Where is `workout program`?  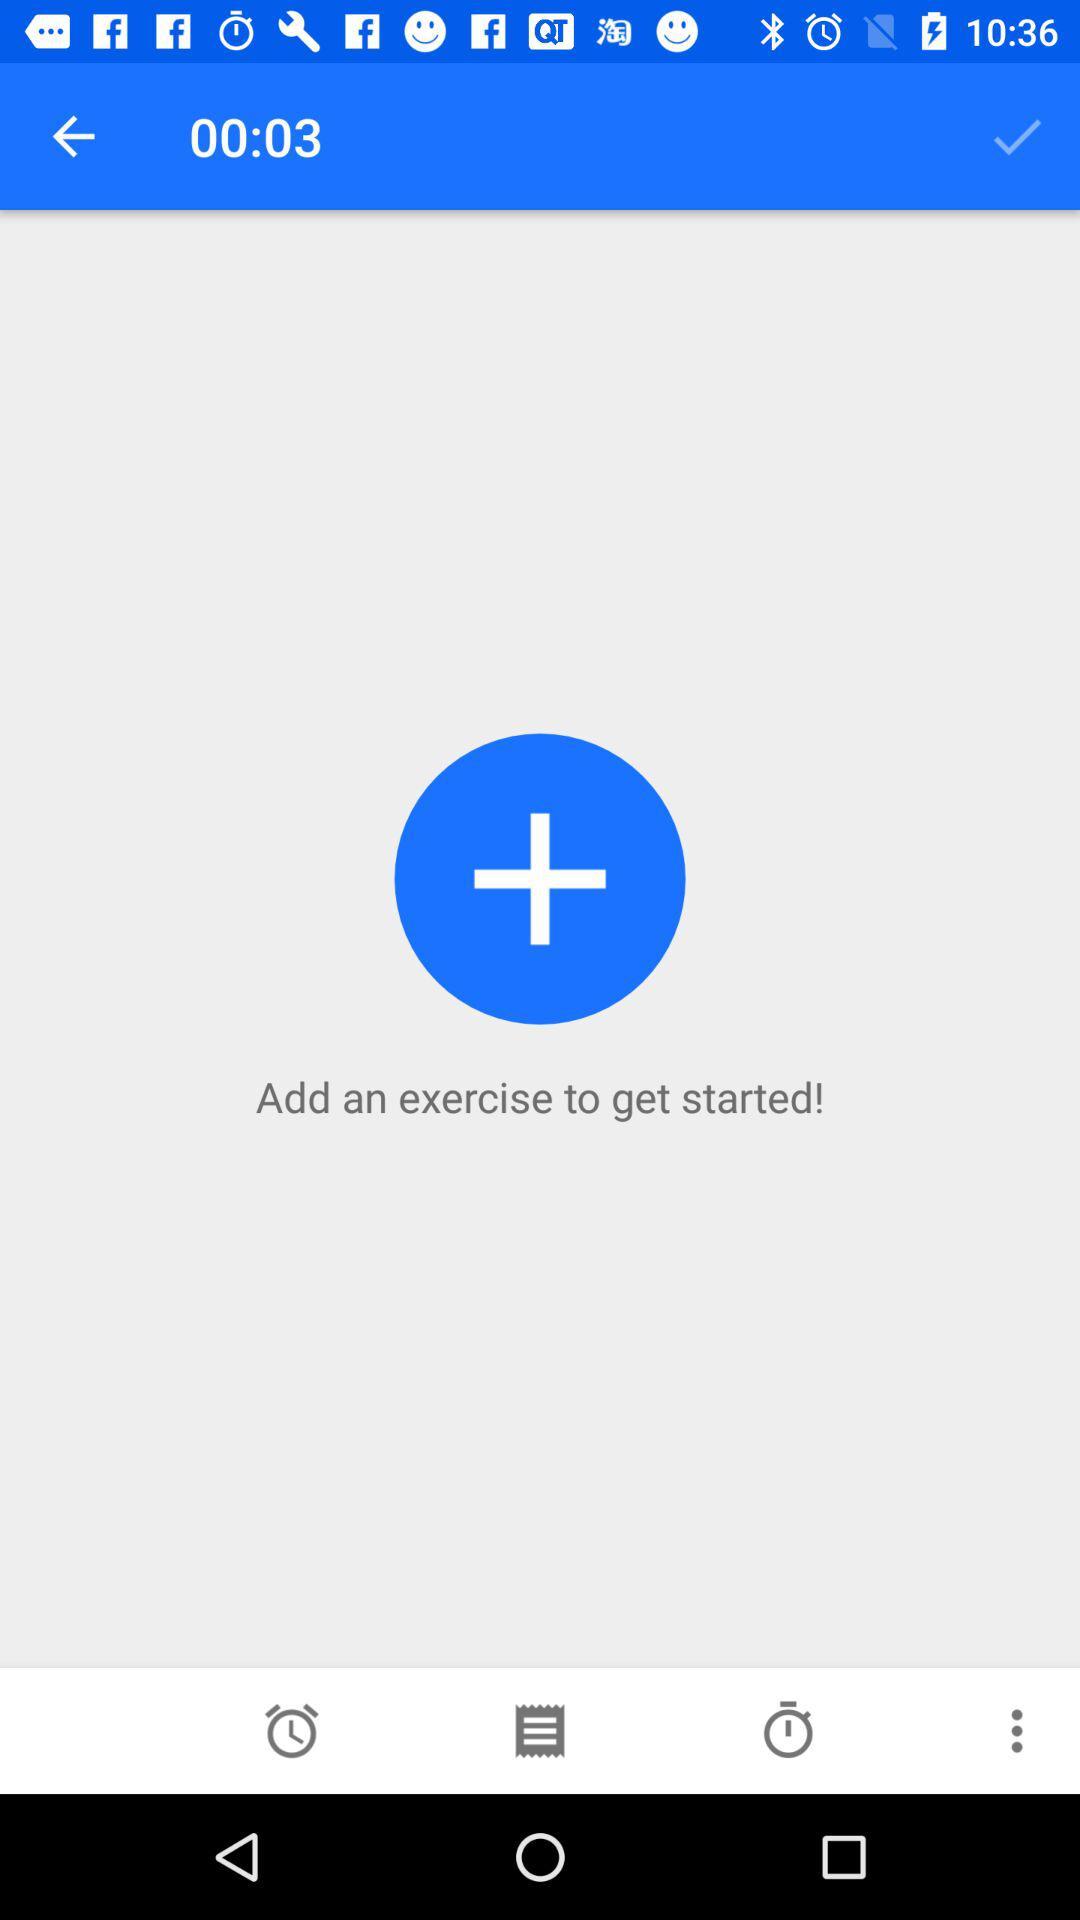
workout program is located at coordinates (538, 1730).